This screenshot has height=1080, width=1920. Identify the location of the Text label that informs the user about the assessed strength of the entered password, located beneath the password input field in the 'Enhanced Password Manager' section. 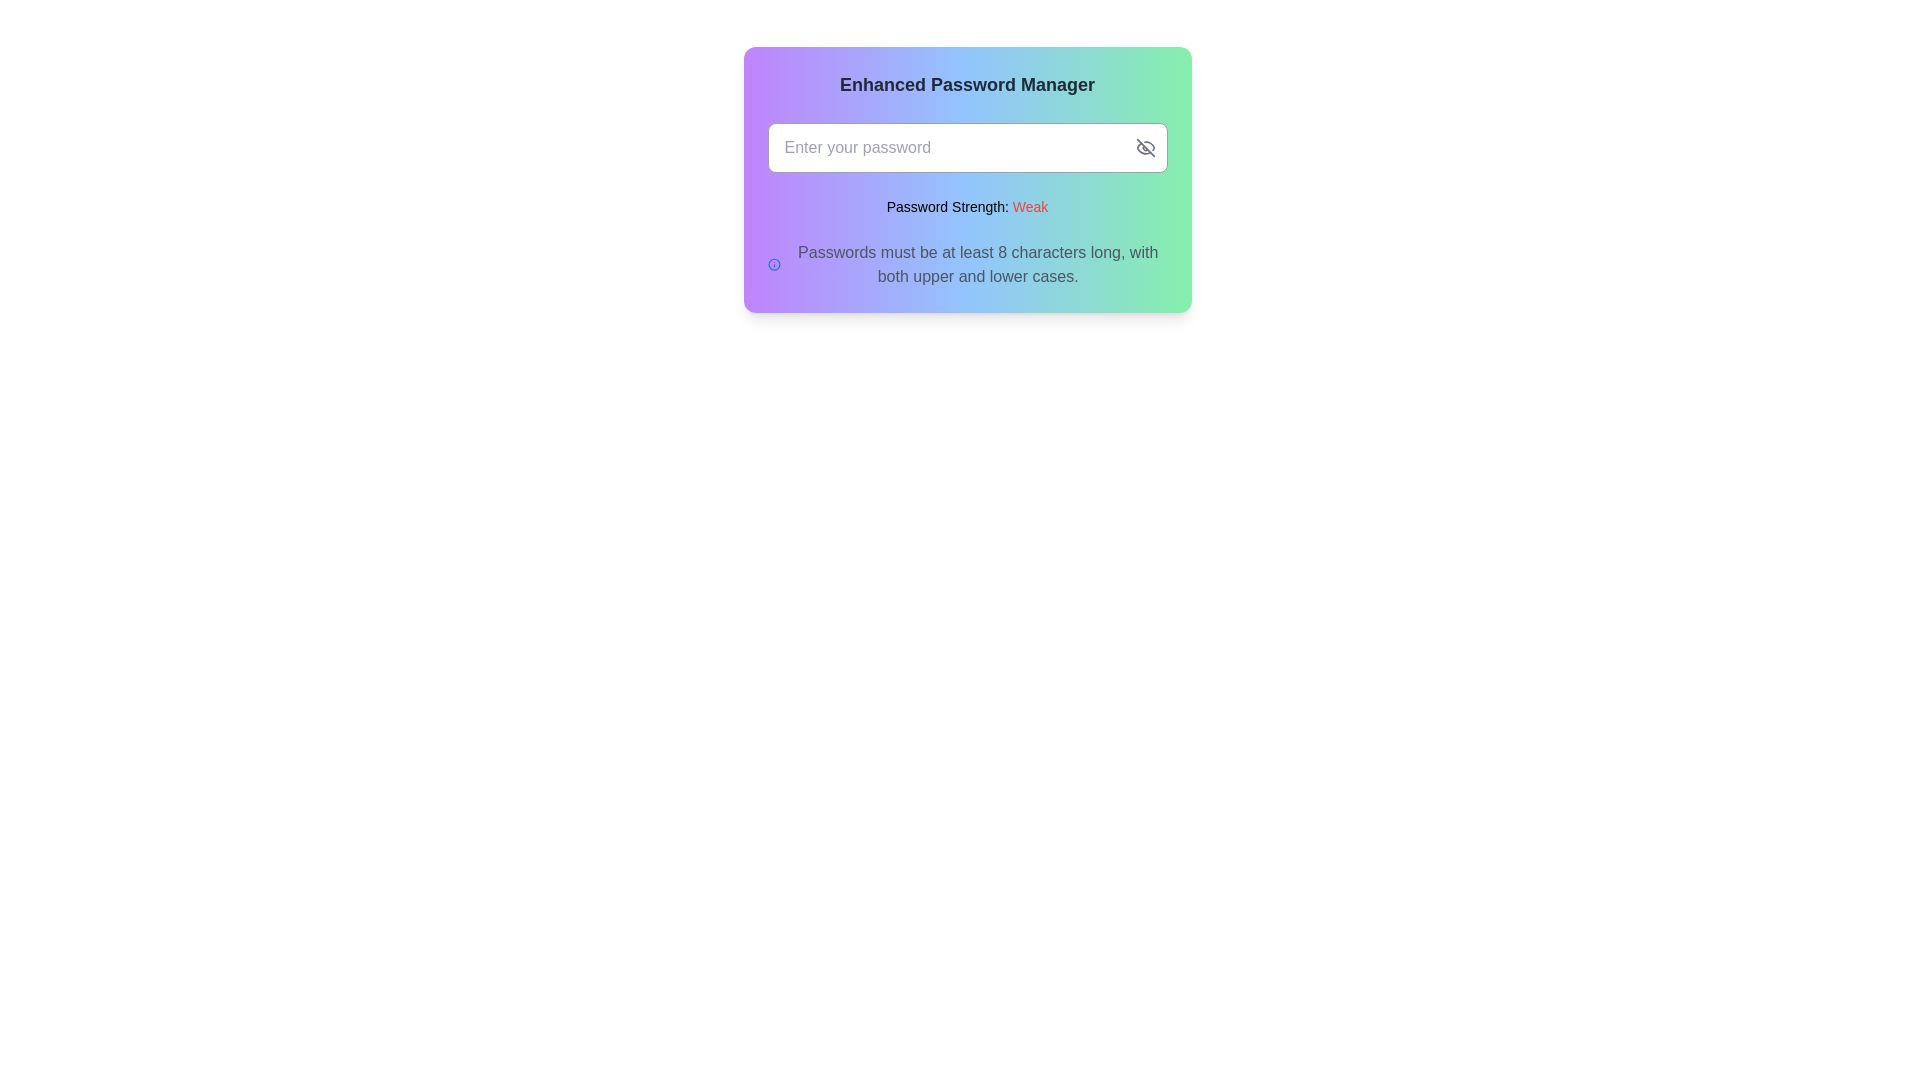
(967, 207).